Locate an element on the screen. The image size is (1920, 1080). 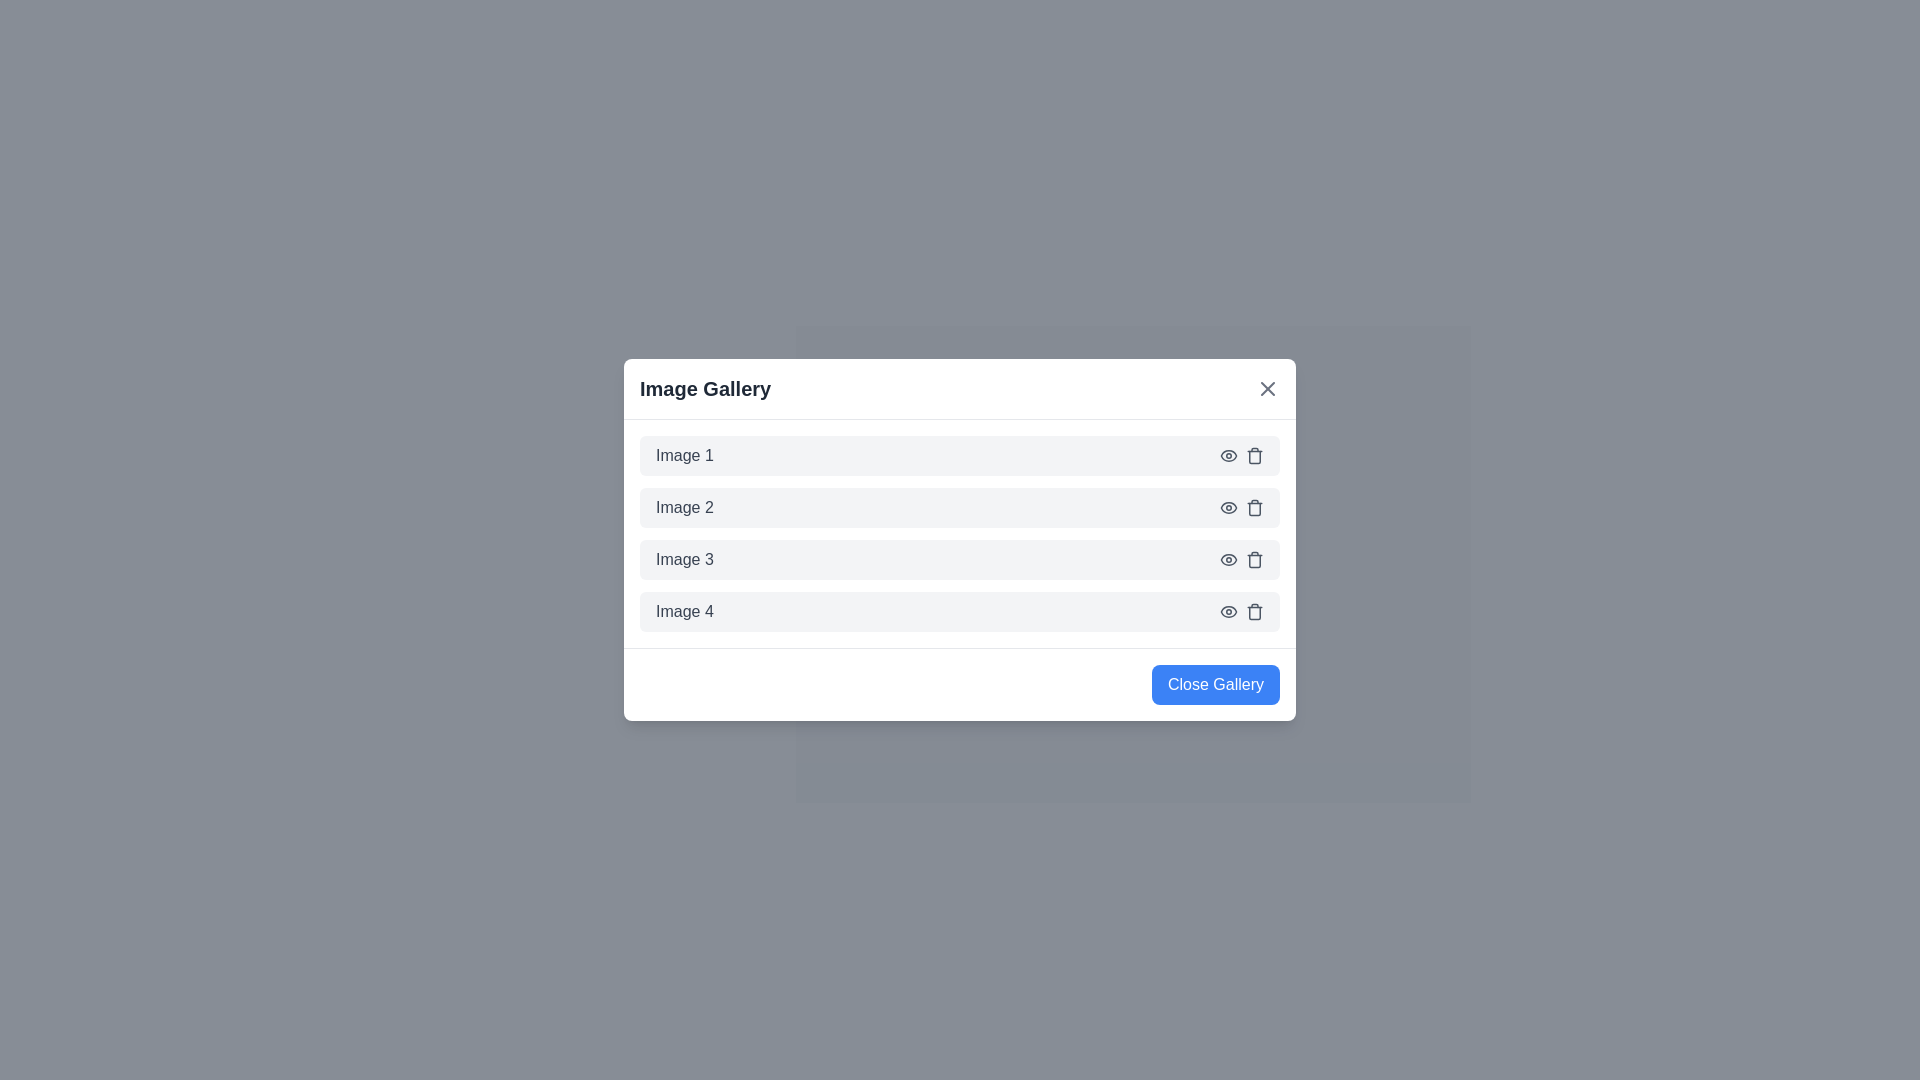
the eye icon button in the Image Gallery is located at coordinates (1227, 559).